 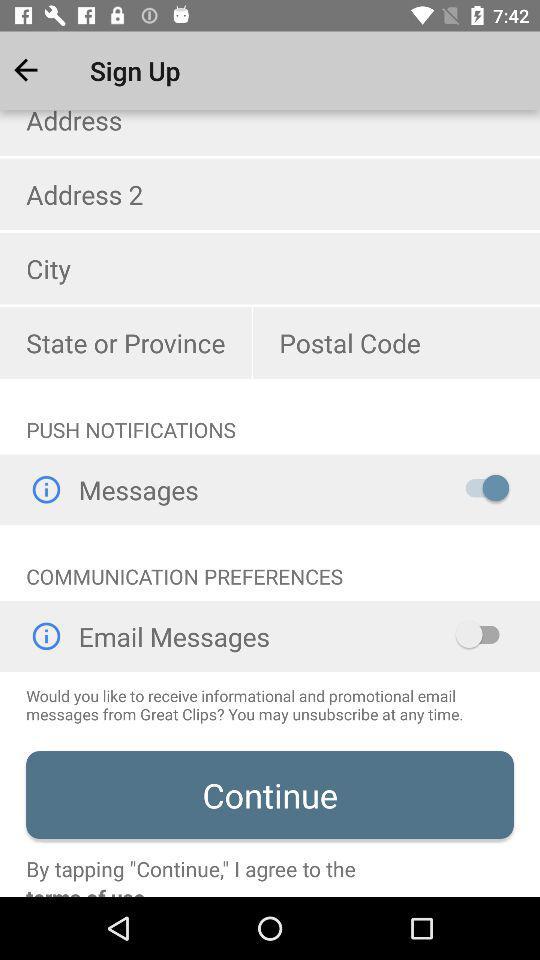 I want to click on the info icon, so click(x=45, y=635).